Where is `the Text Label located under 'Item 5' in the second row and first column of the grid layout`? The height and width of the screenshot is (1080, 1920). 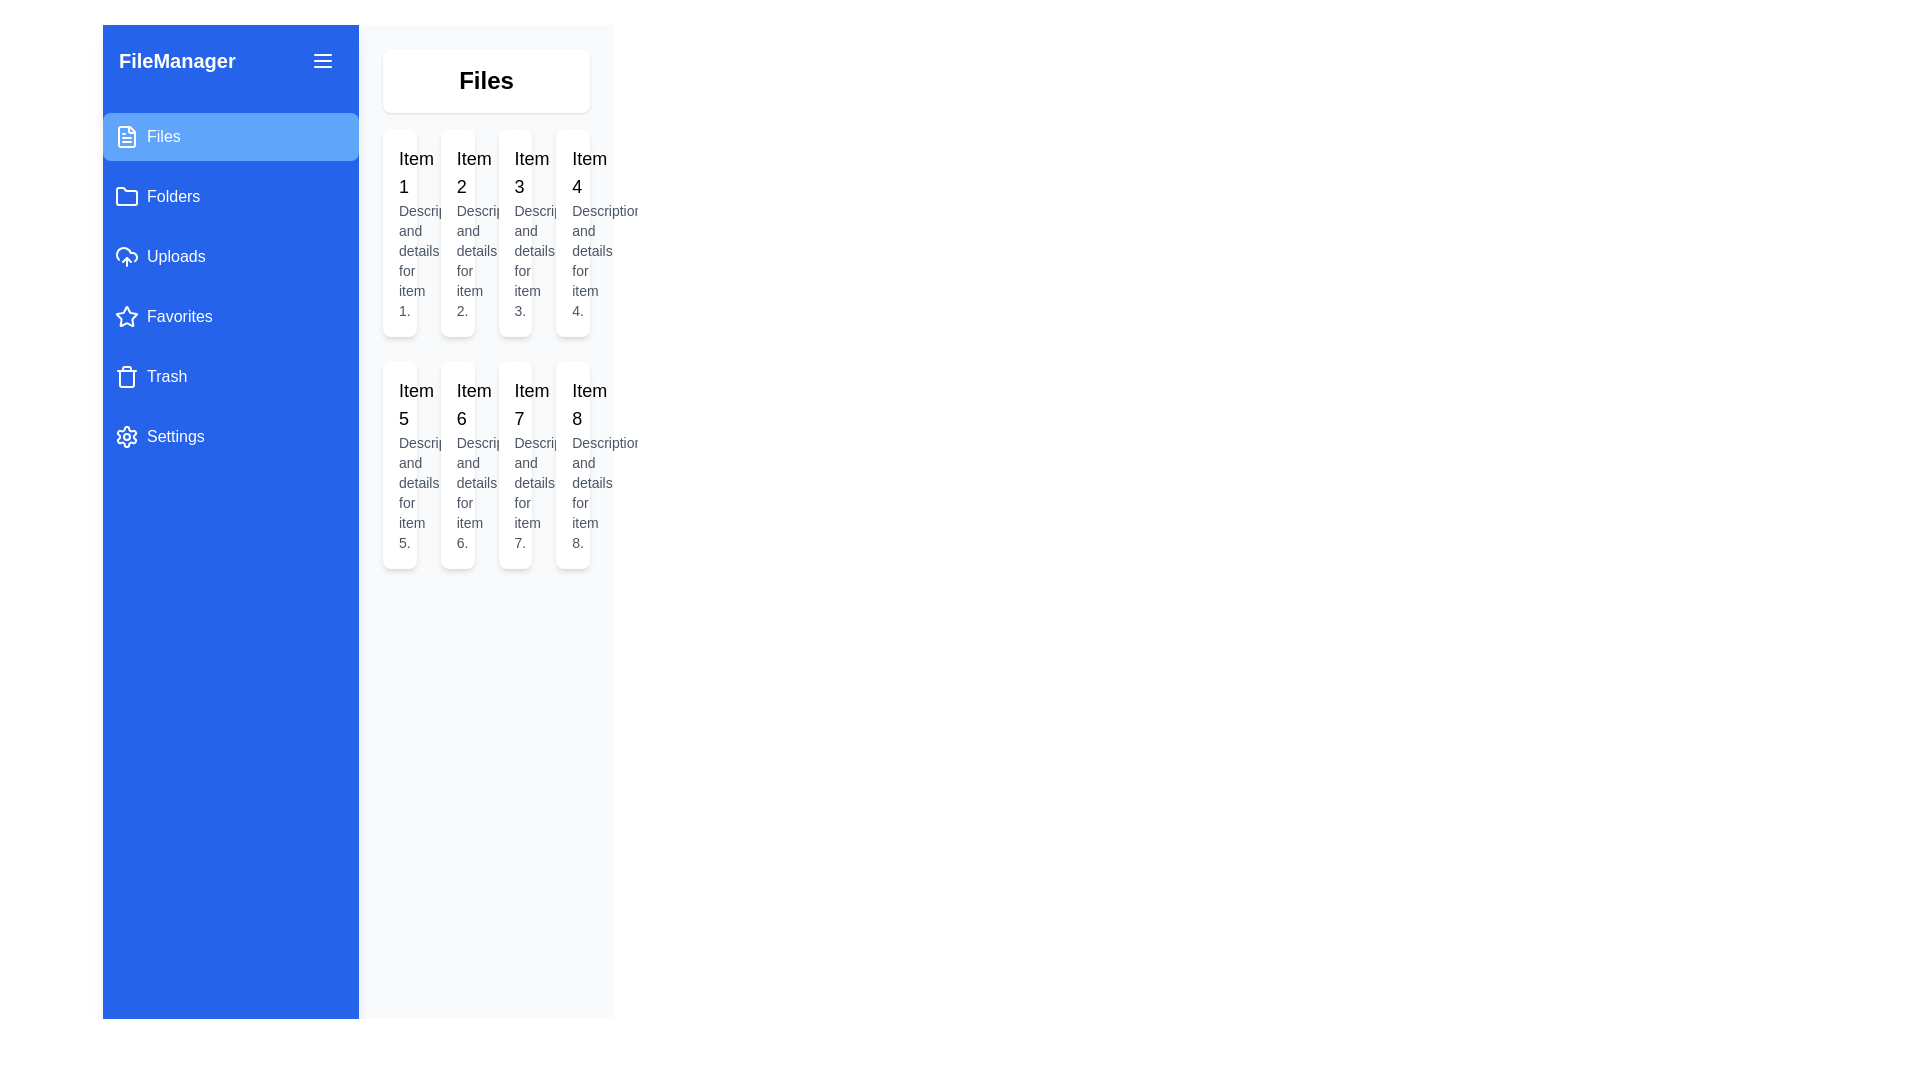
the Text Label located under 'Item 5' in the second row and first column of the grid layout is located at coordinates (399, 493).